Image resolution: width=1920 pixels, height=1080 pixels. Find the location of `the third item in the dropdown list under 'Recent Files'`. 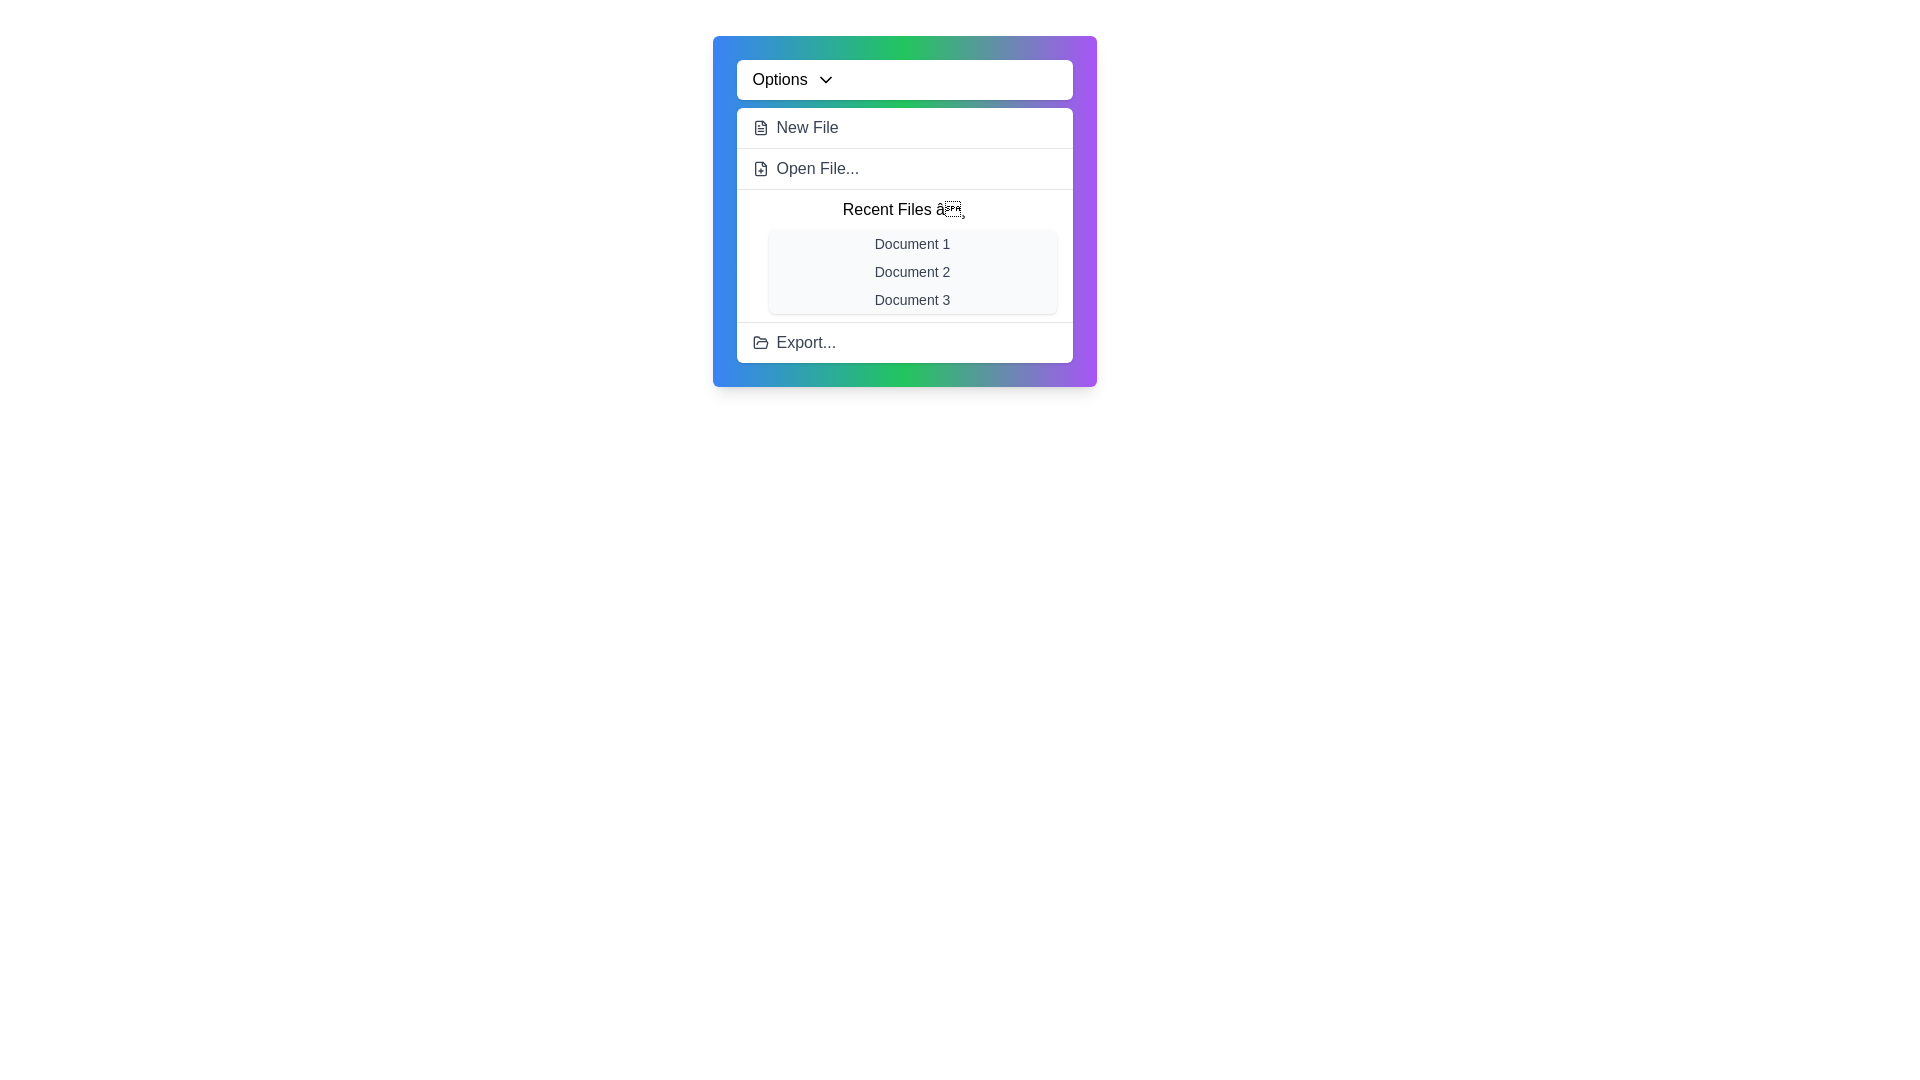

the third item in the dropdown list under 'Recent Files' is located at coordinates (911, 300).